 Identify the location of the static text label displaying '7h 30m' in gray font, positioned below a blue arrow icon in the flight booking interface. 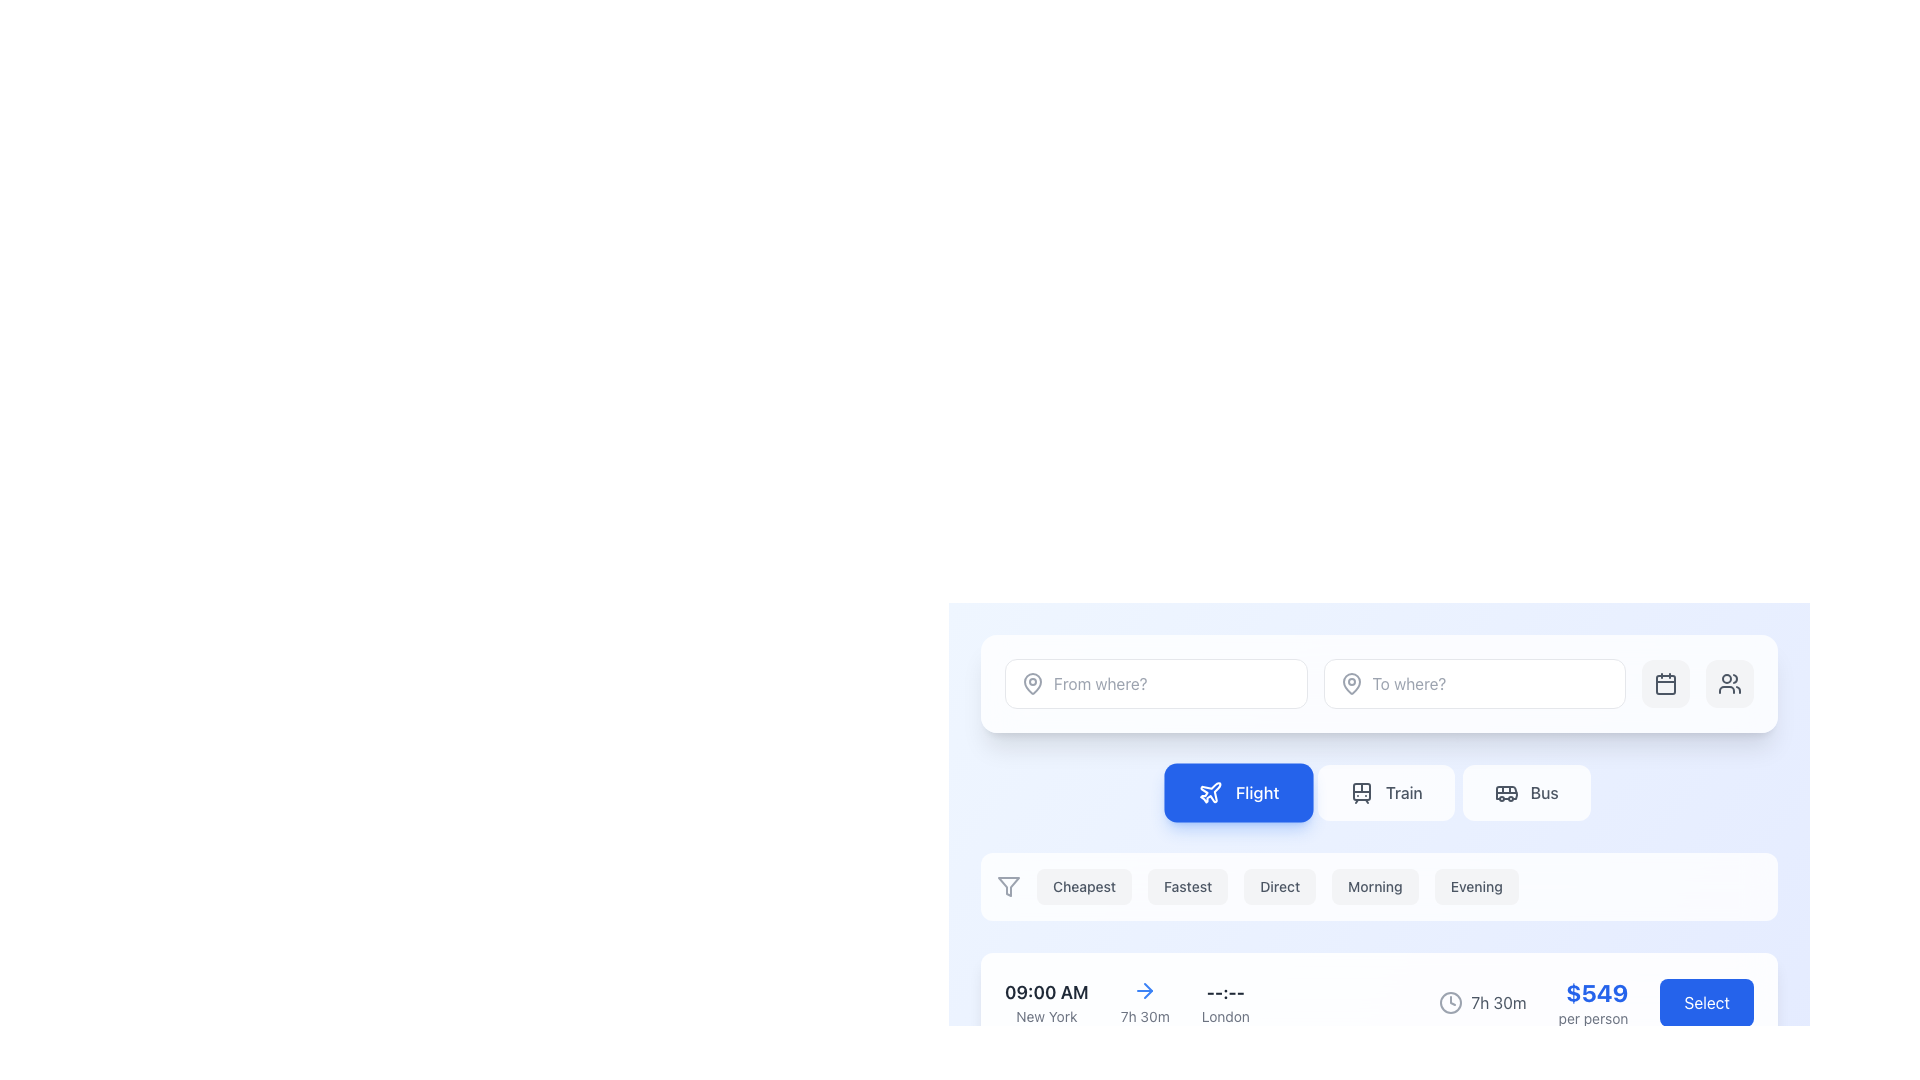
(1145, 1017).